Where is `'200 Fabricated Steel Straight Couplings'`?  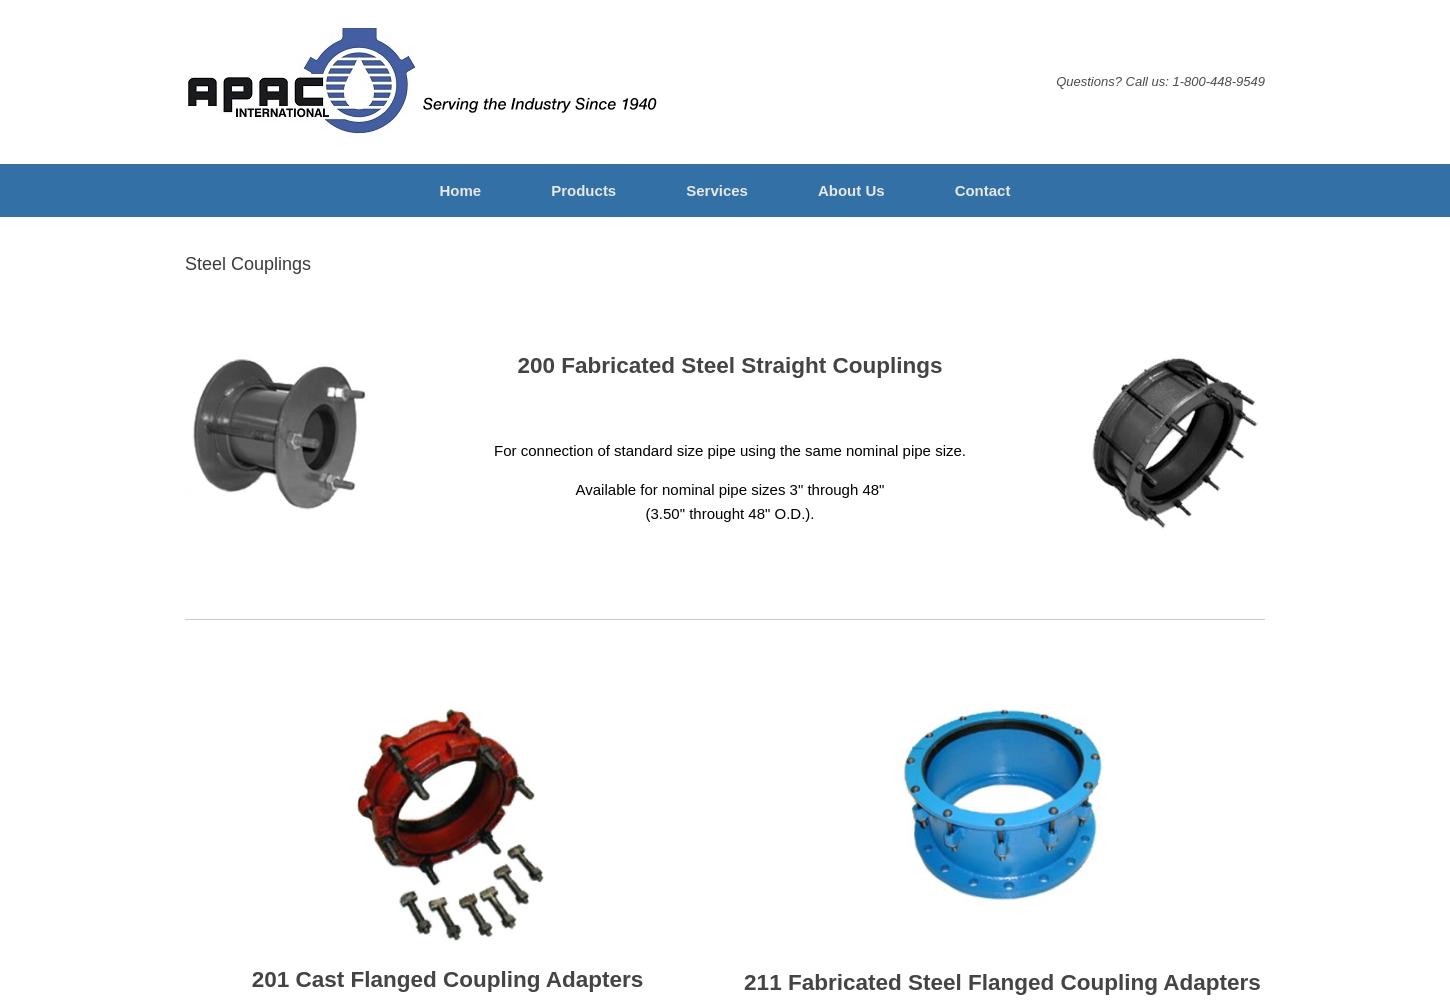 '200 Fabricated Steel Straight Couplings' is located at coordinates (729, 363).